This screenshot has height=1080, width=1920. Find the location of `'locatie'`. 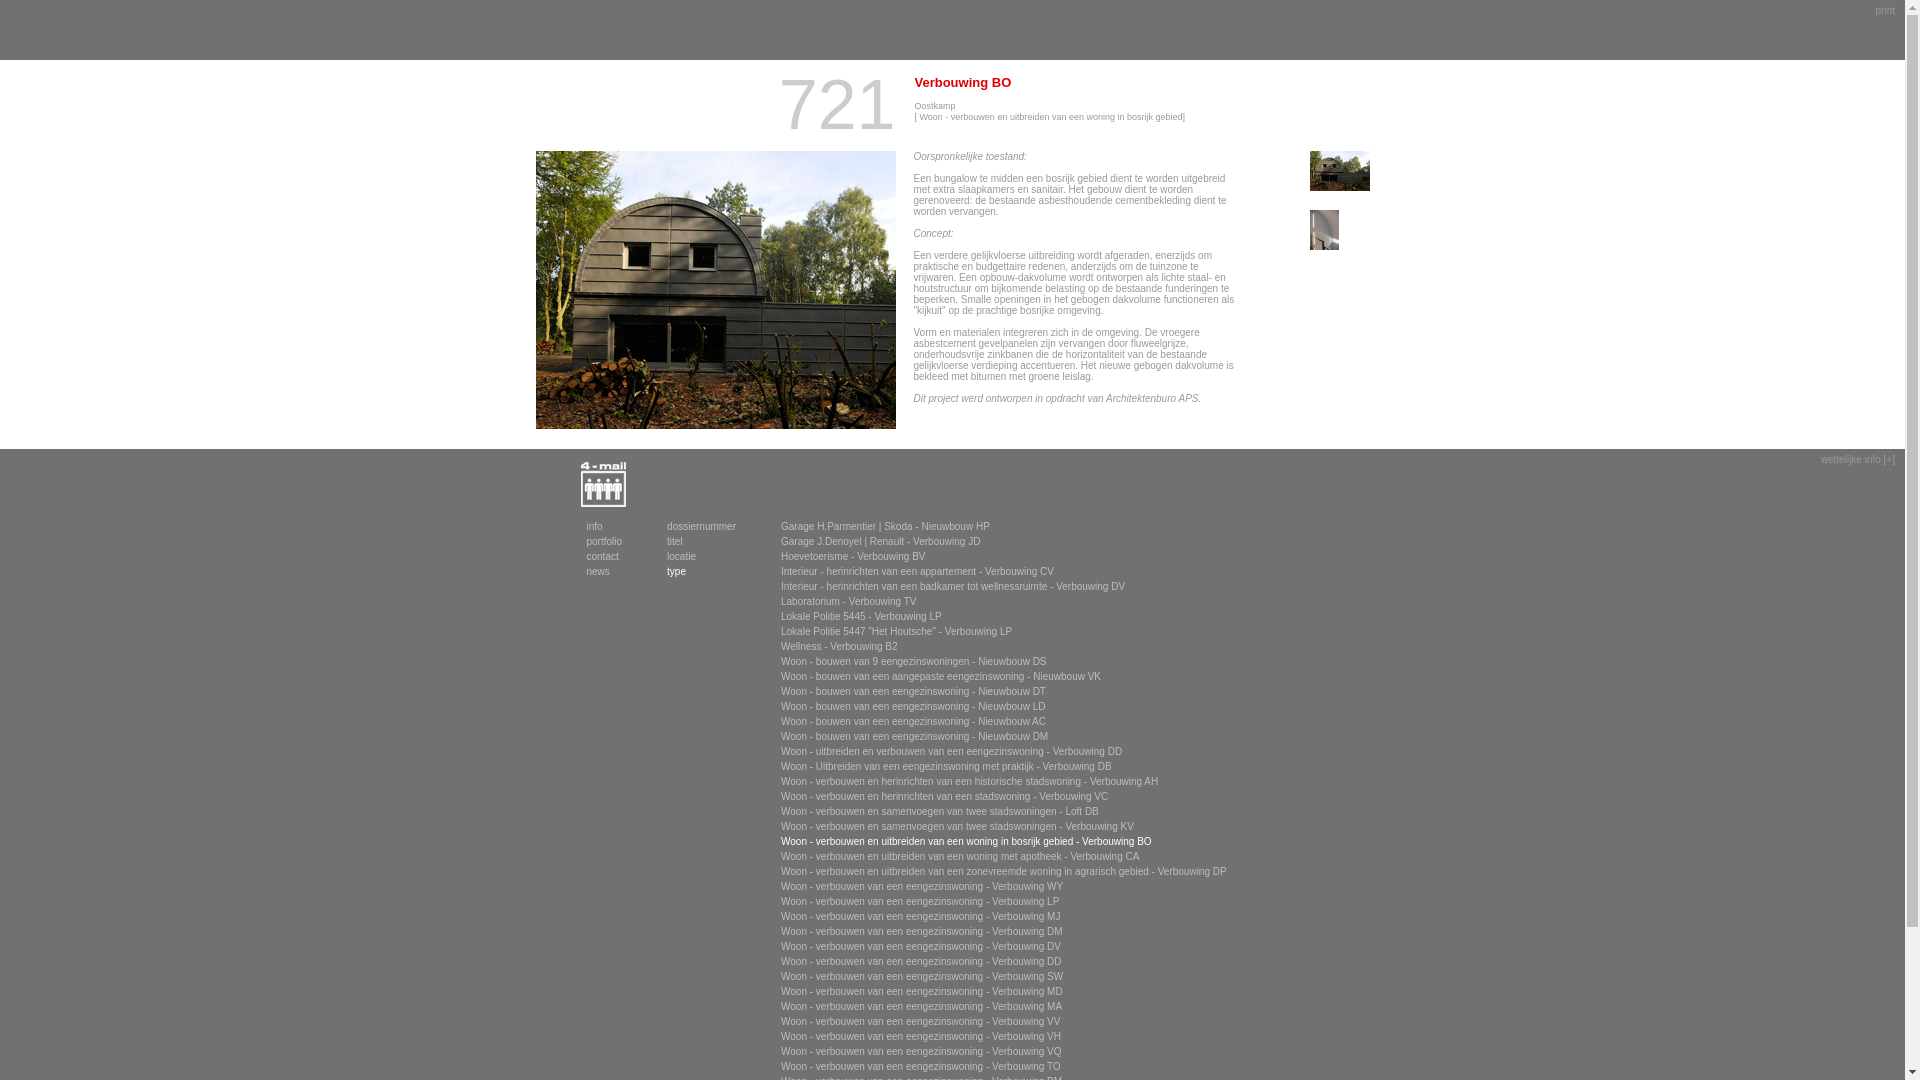

'locatie' is located at coordinates (681, 556).